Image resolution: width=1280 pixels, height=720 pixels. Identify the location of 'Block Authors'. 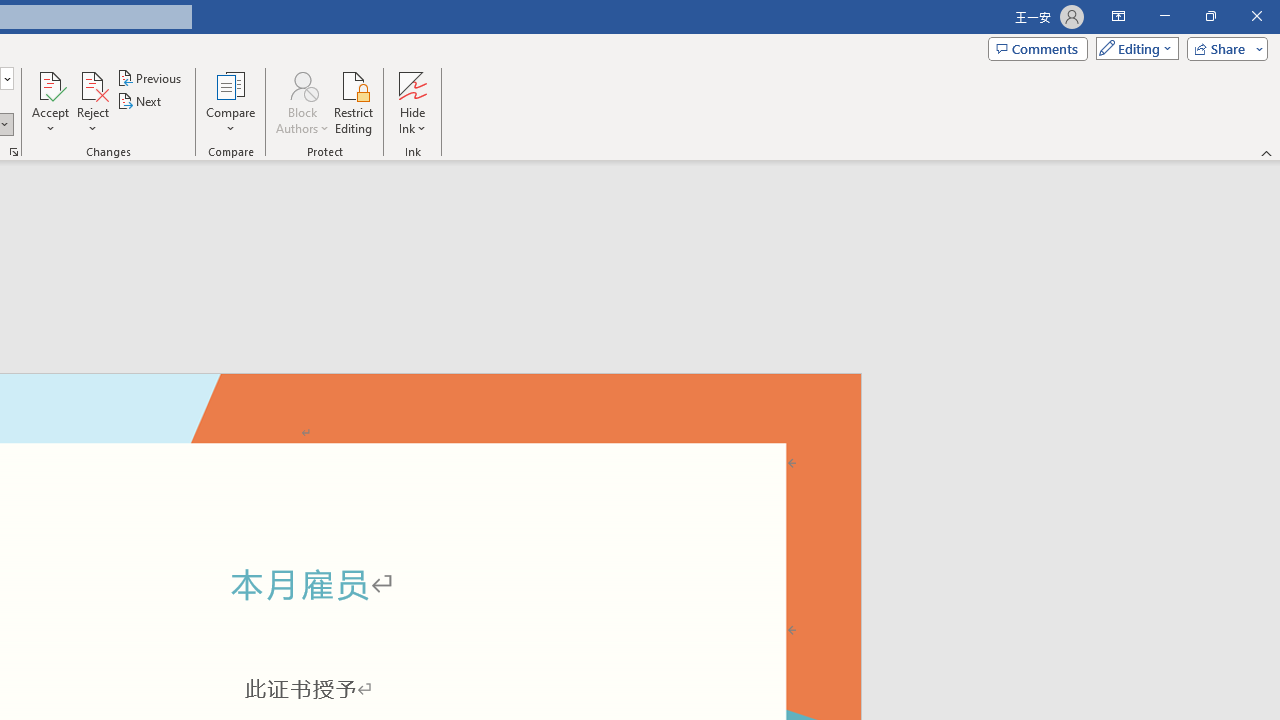
(301, 84).